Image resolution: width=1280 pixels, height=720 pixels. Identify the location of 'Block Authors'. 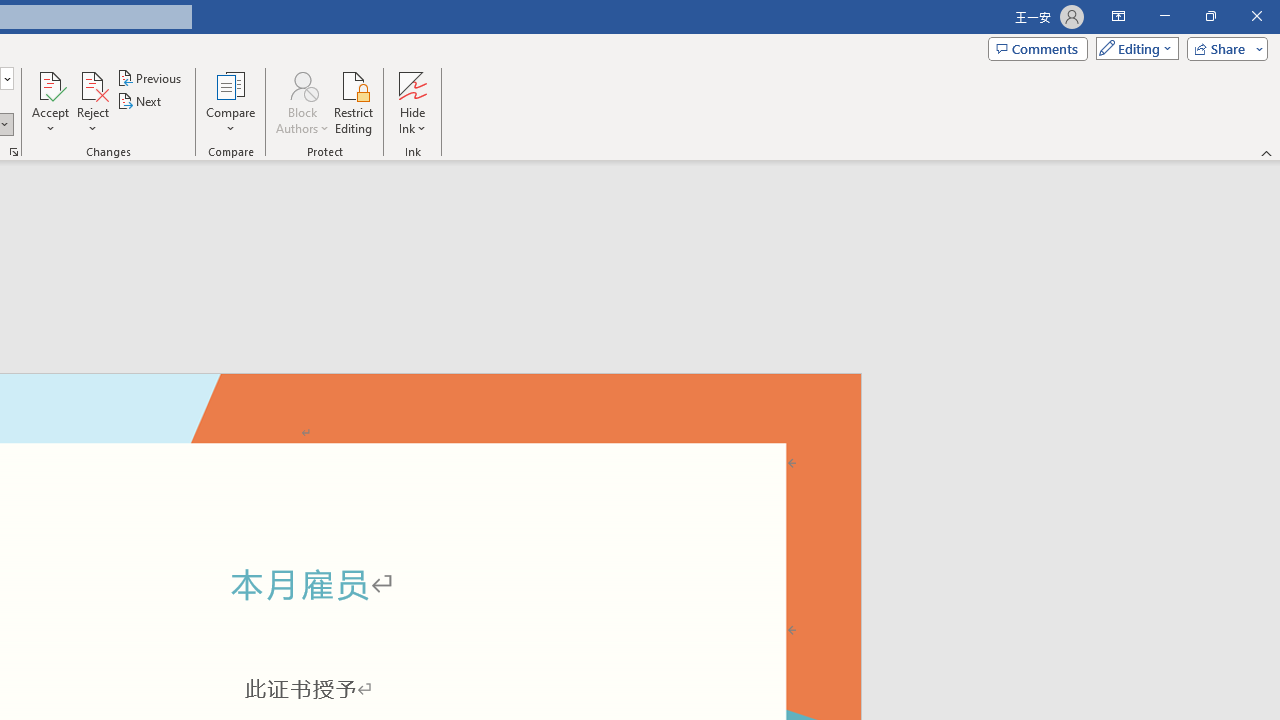
(301, 84).